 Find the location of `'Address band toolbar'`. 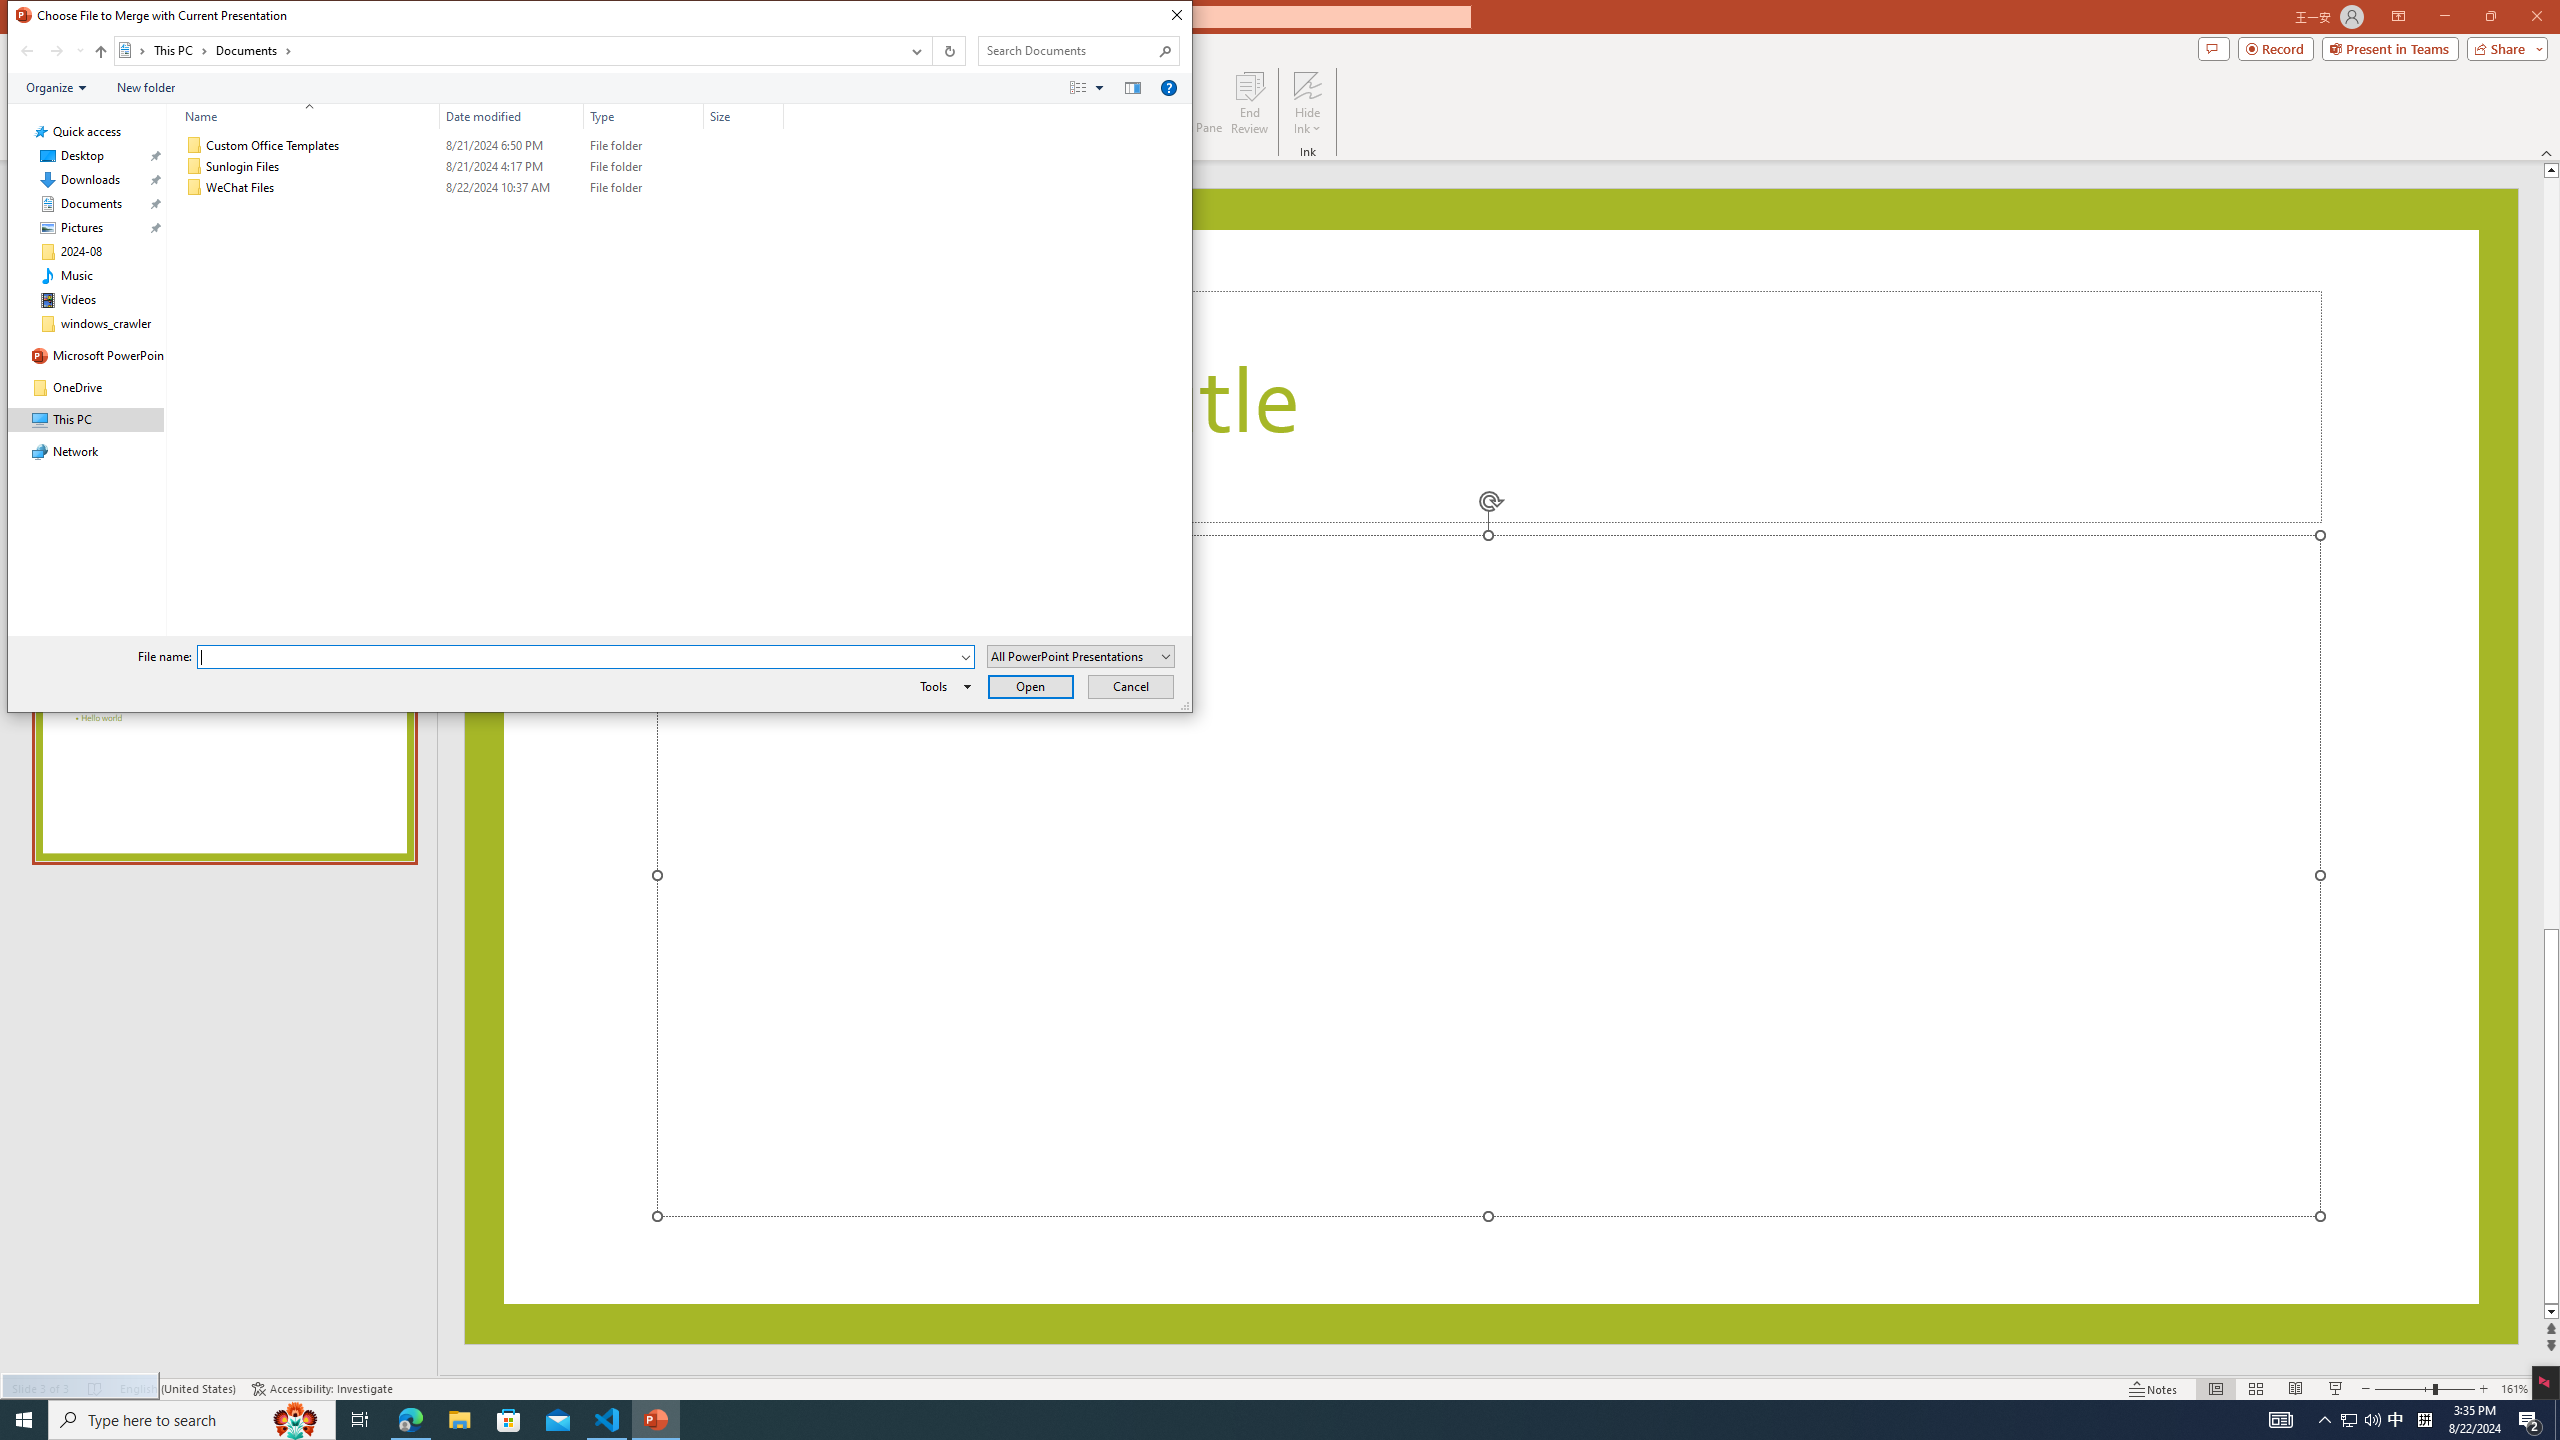

'Address band toolbar' is located at coordinates (930, 50).